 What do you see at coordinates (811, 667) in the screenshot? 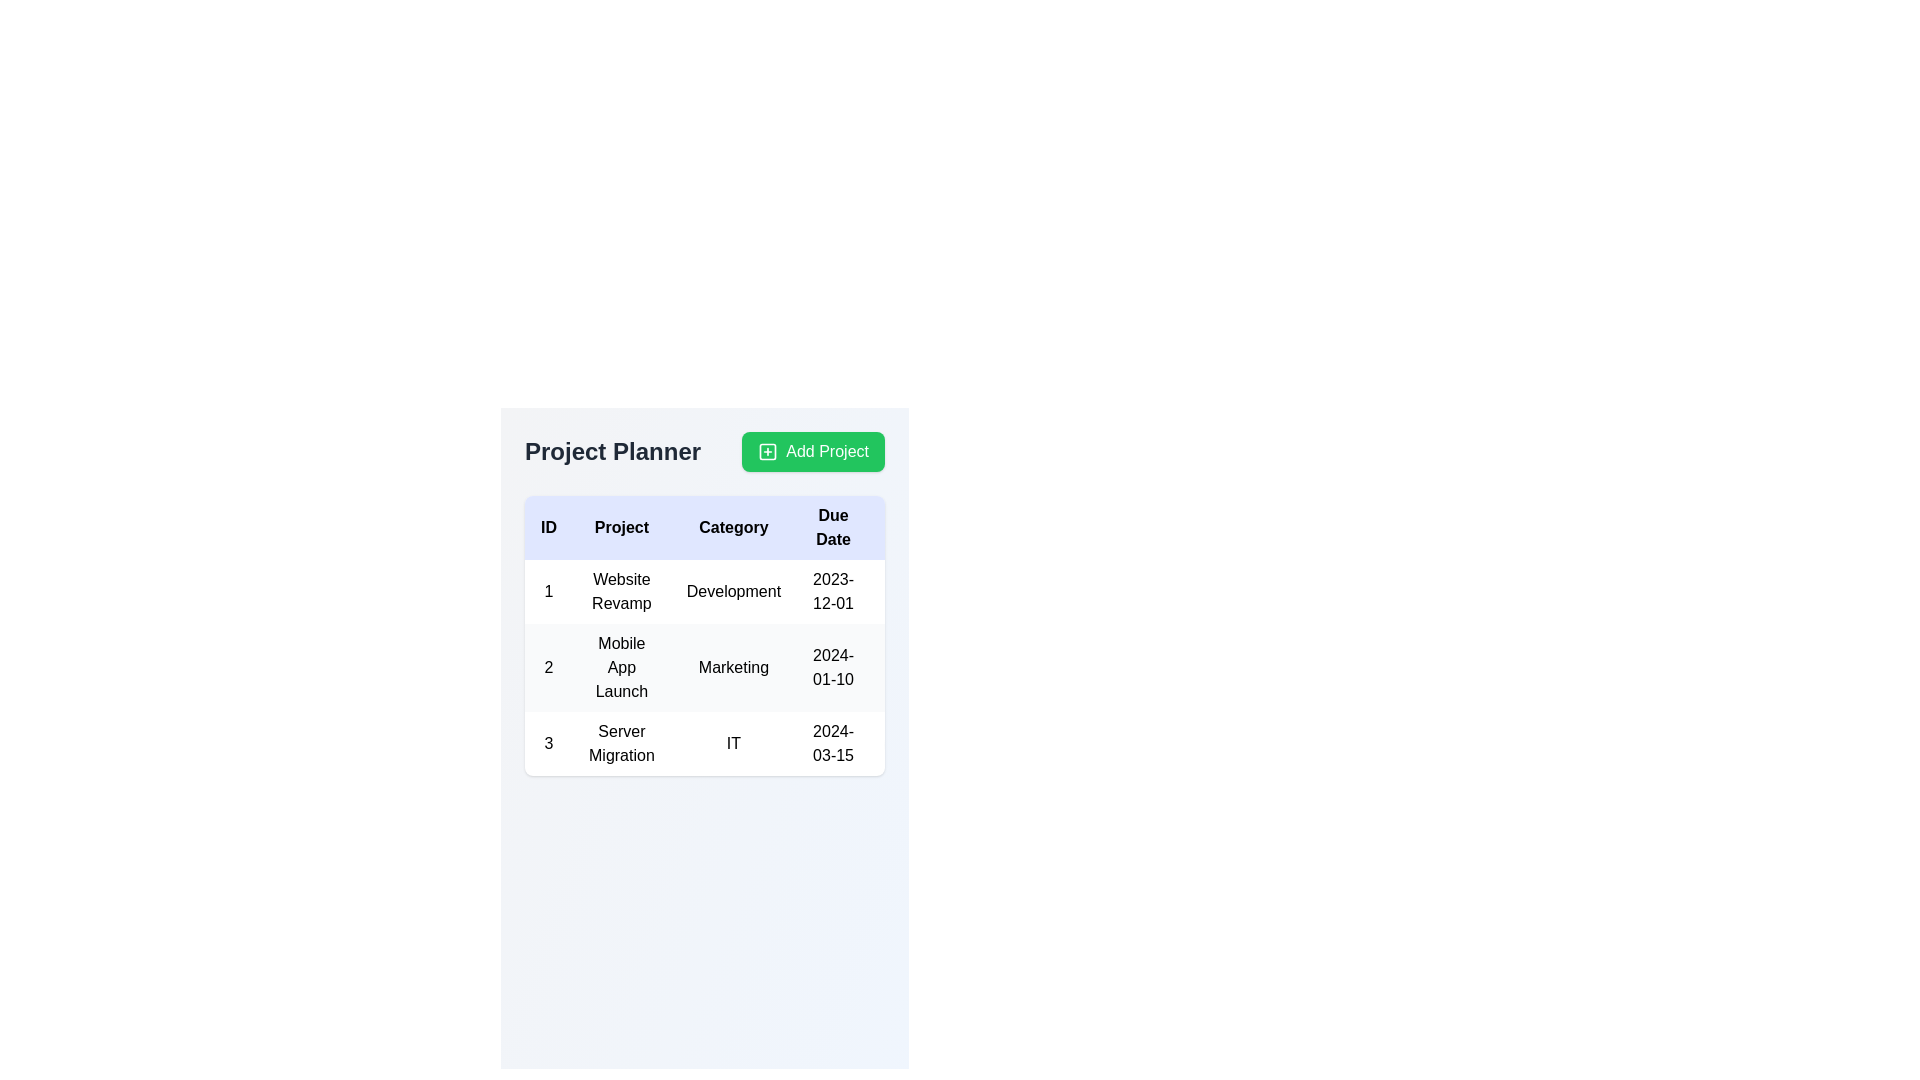
I see `to interact with the second row of the project table displaying ID '2', project name 'Mobile App Launch', category 'Marketing', and due date '2024-01-10'` at bounding box center [811, 667].